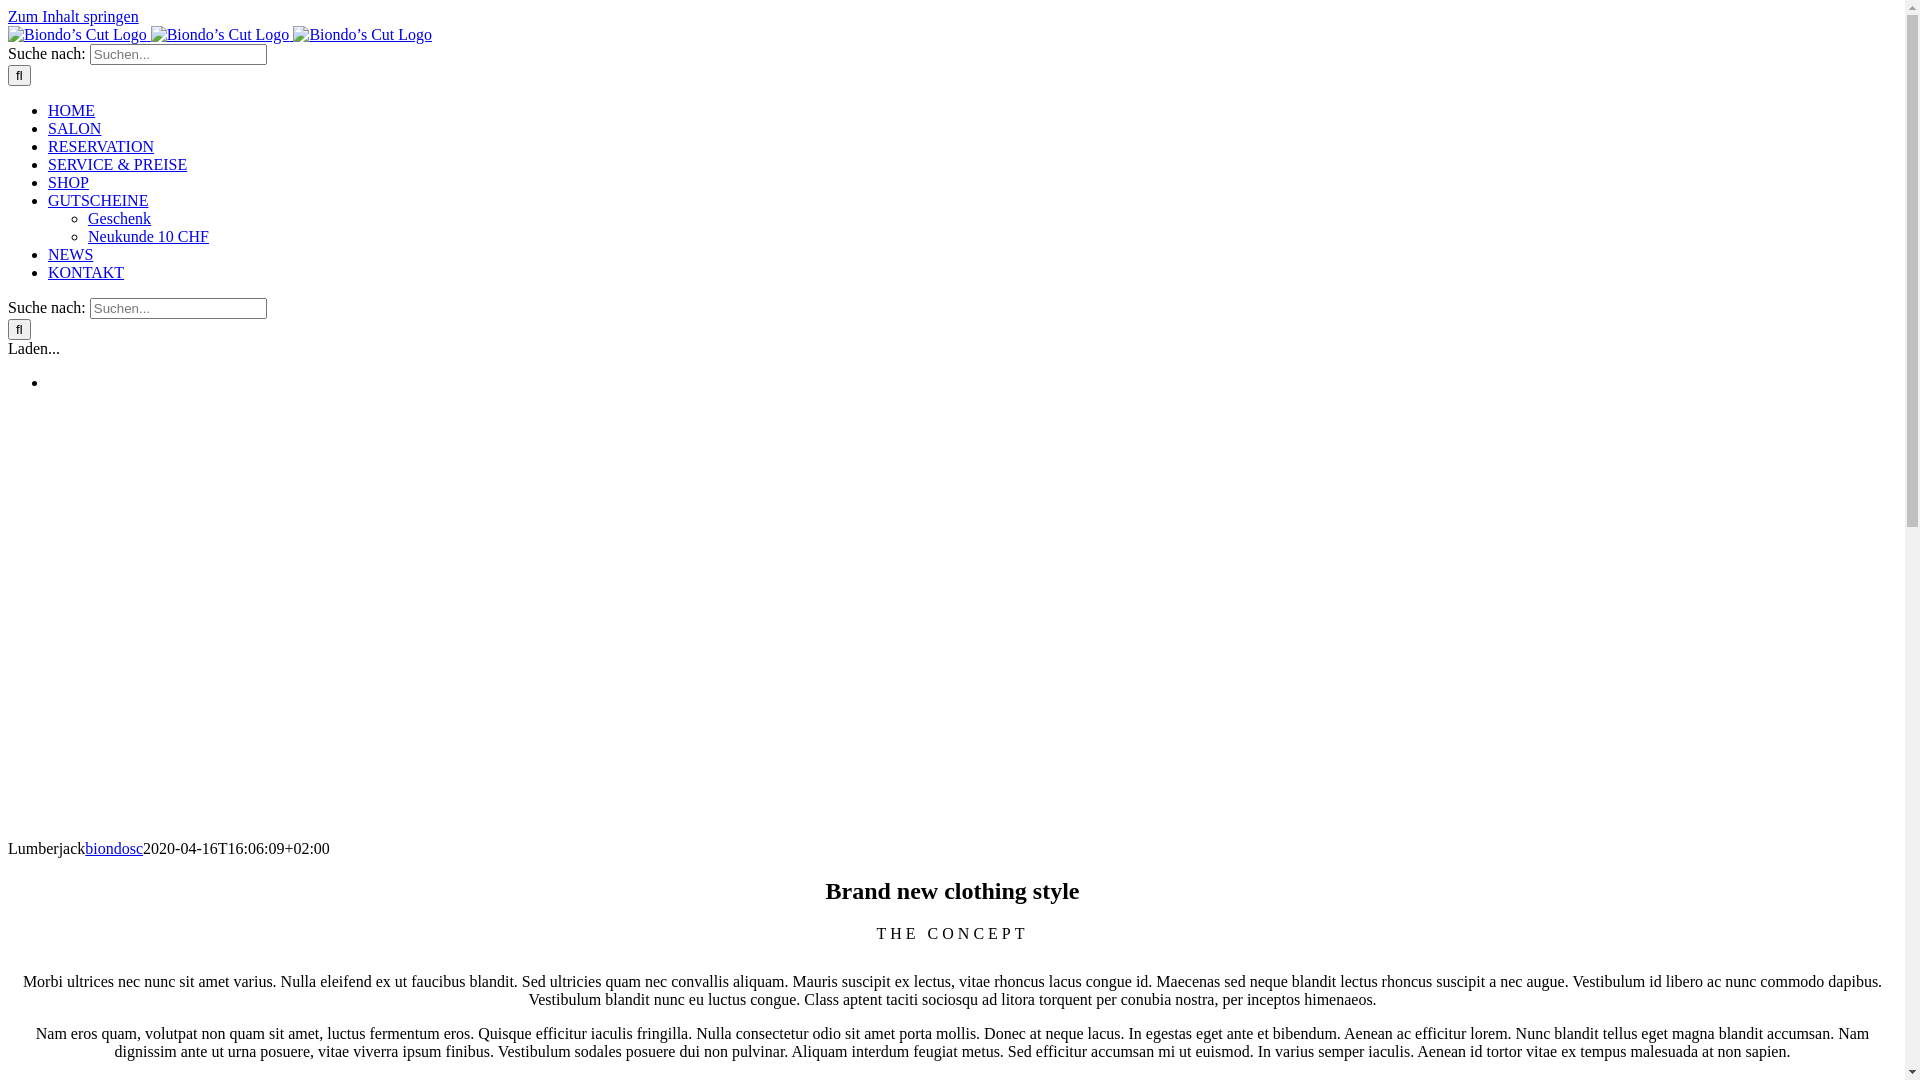 The image size is (1920, 1080). I want to click on 'Neukunde 10 CHF', so click(147, 235).